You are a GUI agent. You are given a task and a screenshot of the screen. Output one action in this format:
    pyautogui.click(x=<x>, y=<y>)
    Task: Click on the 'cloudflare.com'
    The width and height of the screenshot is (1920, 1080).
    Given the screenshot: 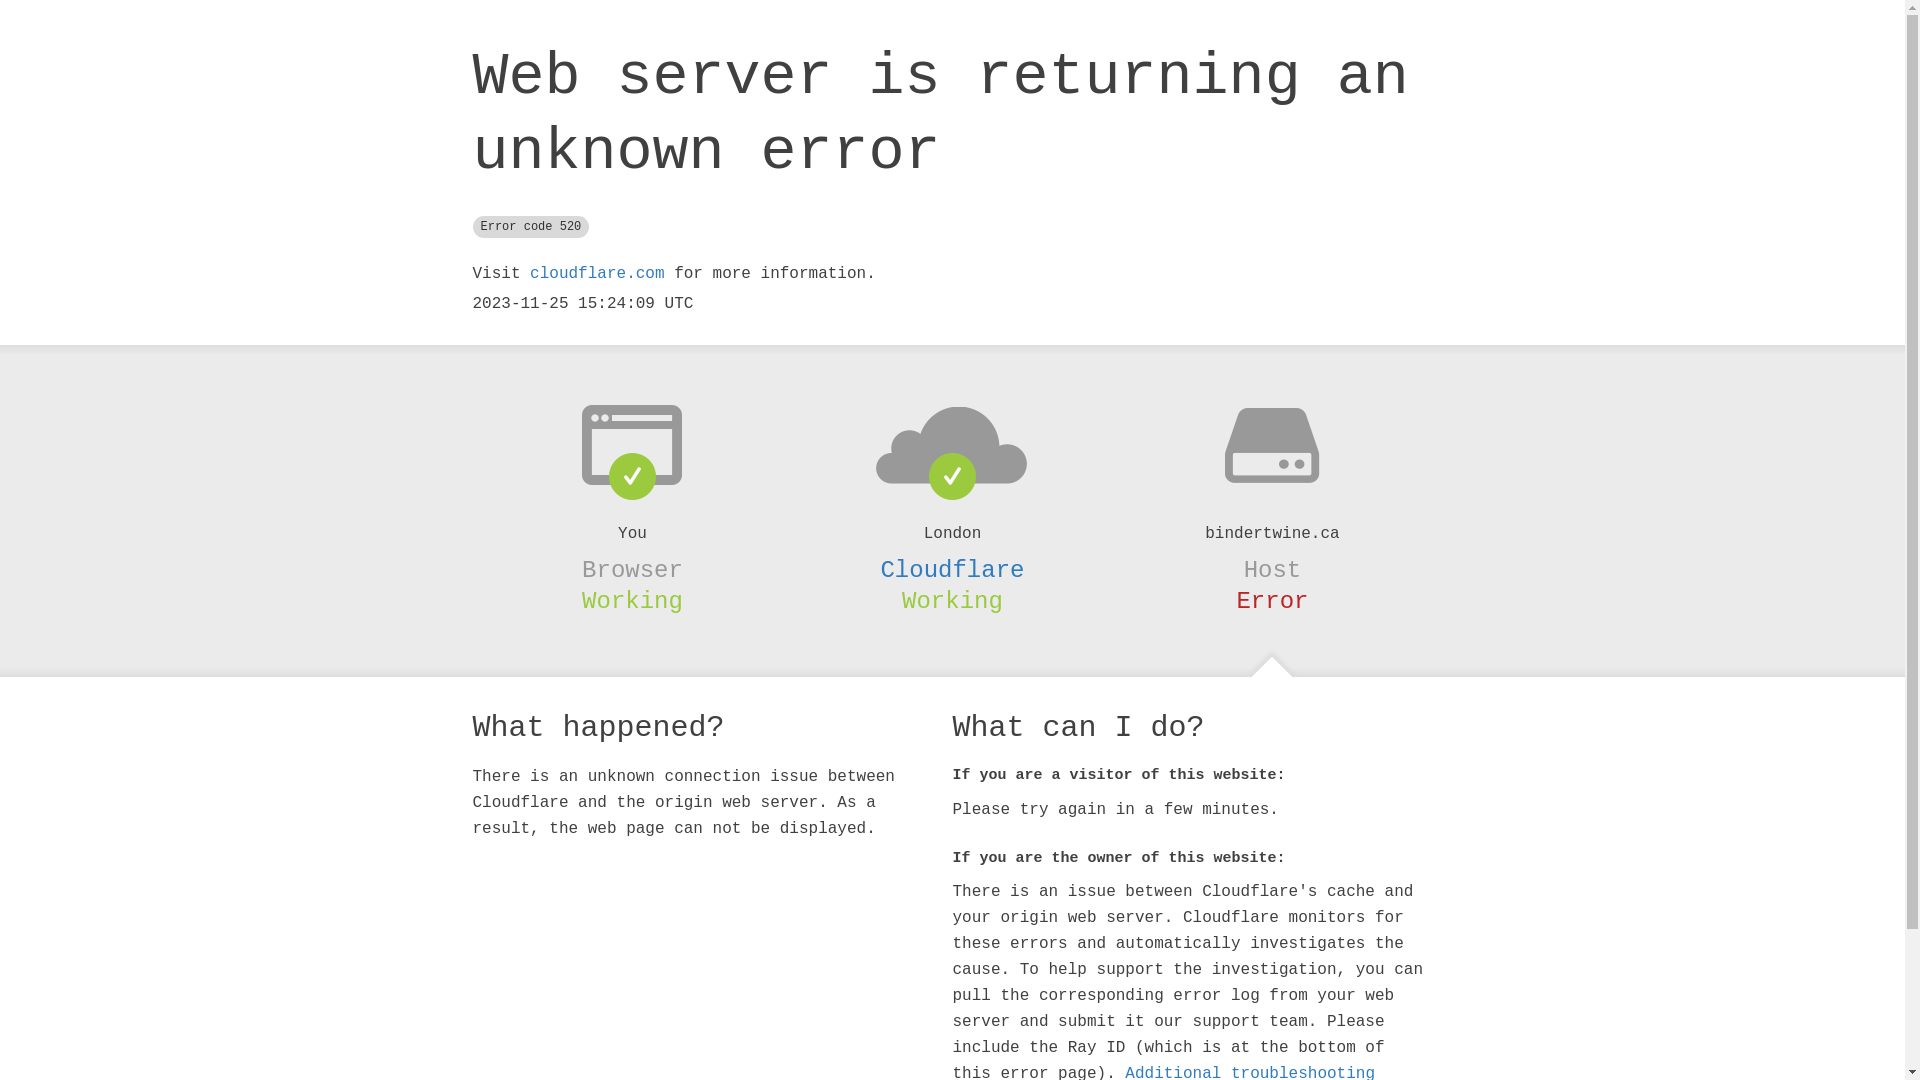 What is the action you would take?
    pyautogui.click(x=595, y=273)
    